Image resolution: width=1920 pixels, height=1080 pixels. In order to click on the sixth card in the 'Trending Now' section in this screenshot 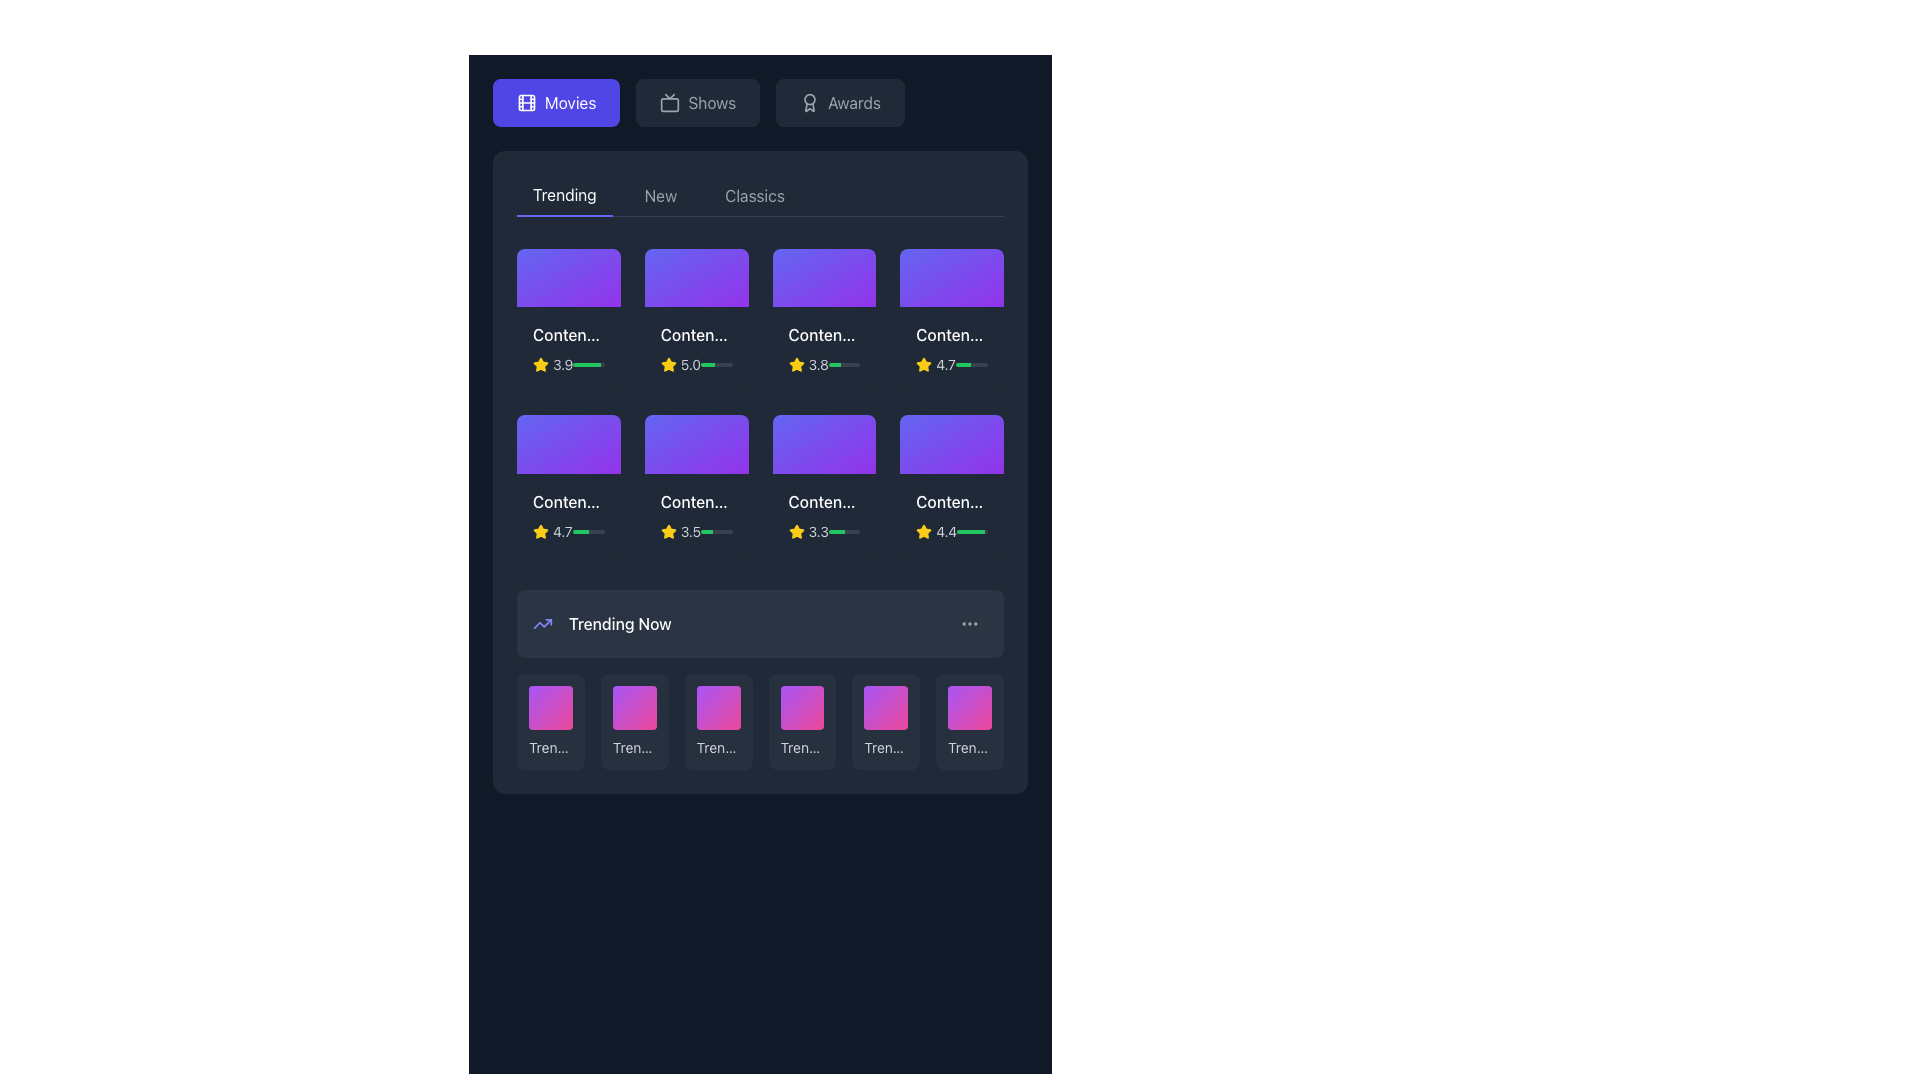, I will do `click(969, 721)`.